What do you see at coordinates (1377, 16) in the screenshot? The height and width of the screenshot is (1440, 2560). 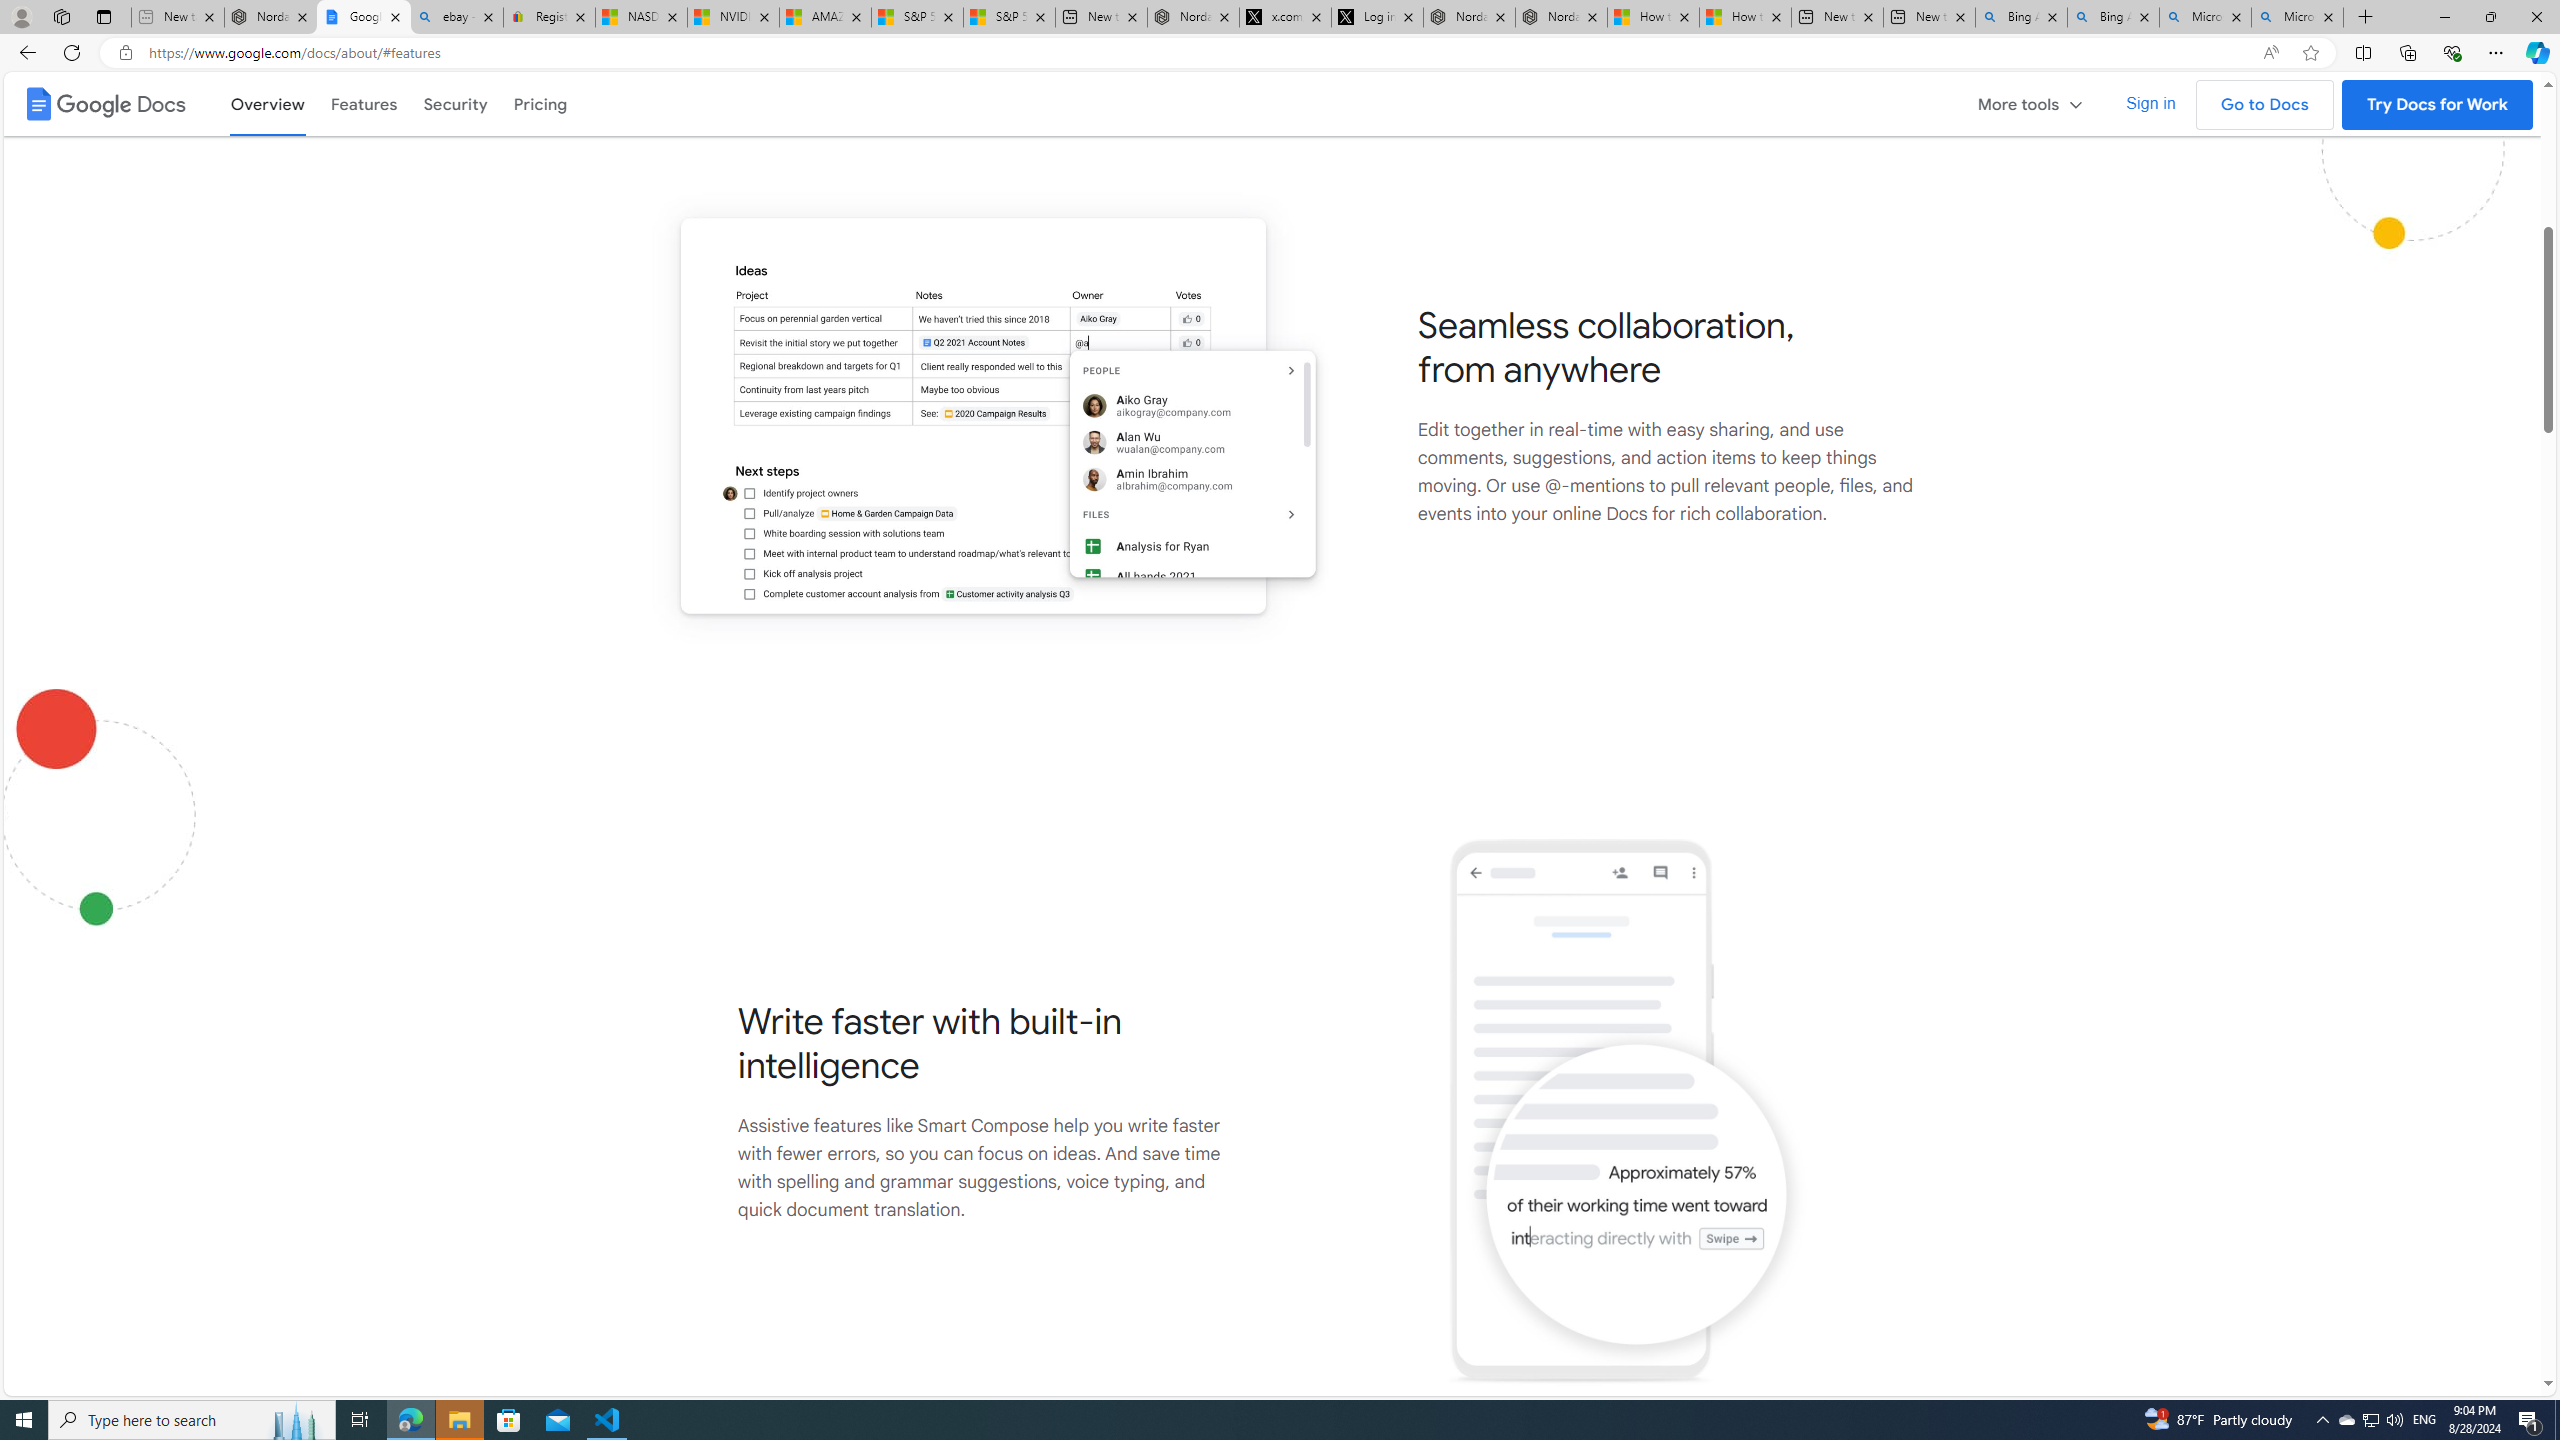 I see `'Log in to X / X'` at bounding box center [1377, 16].